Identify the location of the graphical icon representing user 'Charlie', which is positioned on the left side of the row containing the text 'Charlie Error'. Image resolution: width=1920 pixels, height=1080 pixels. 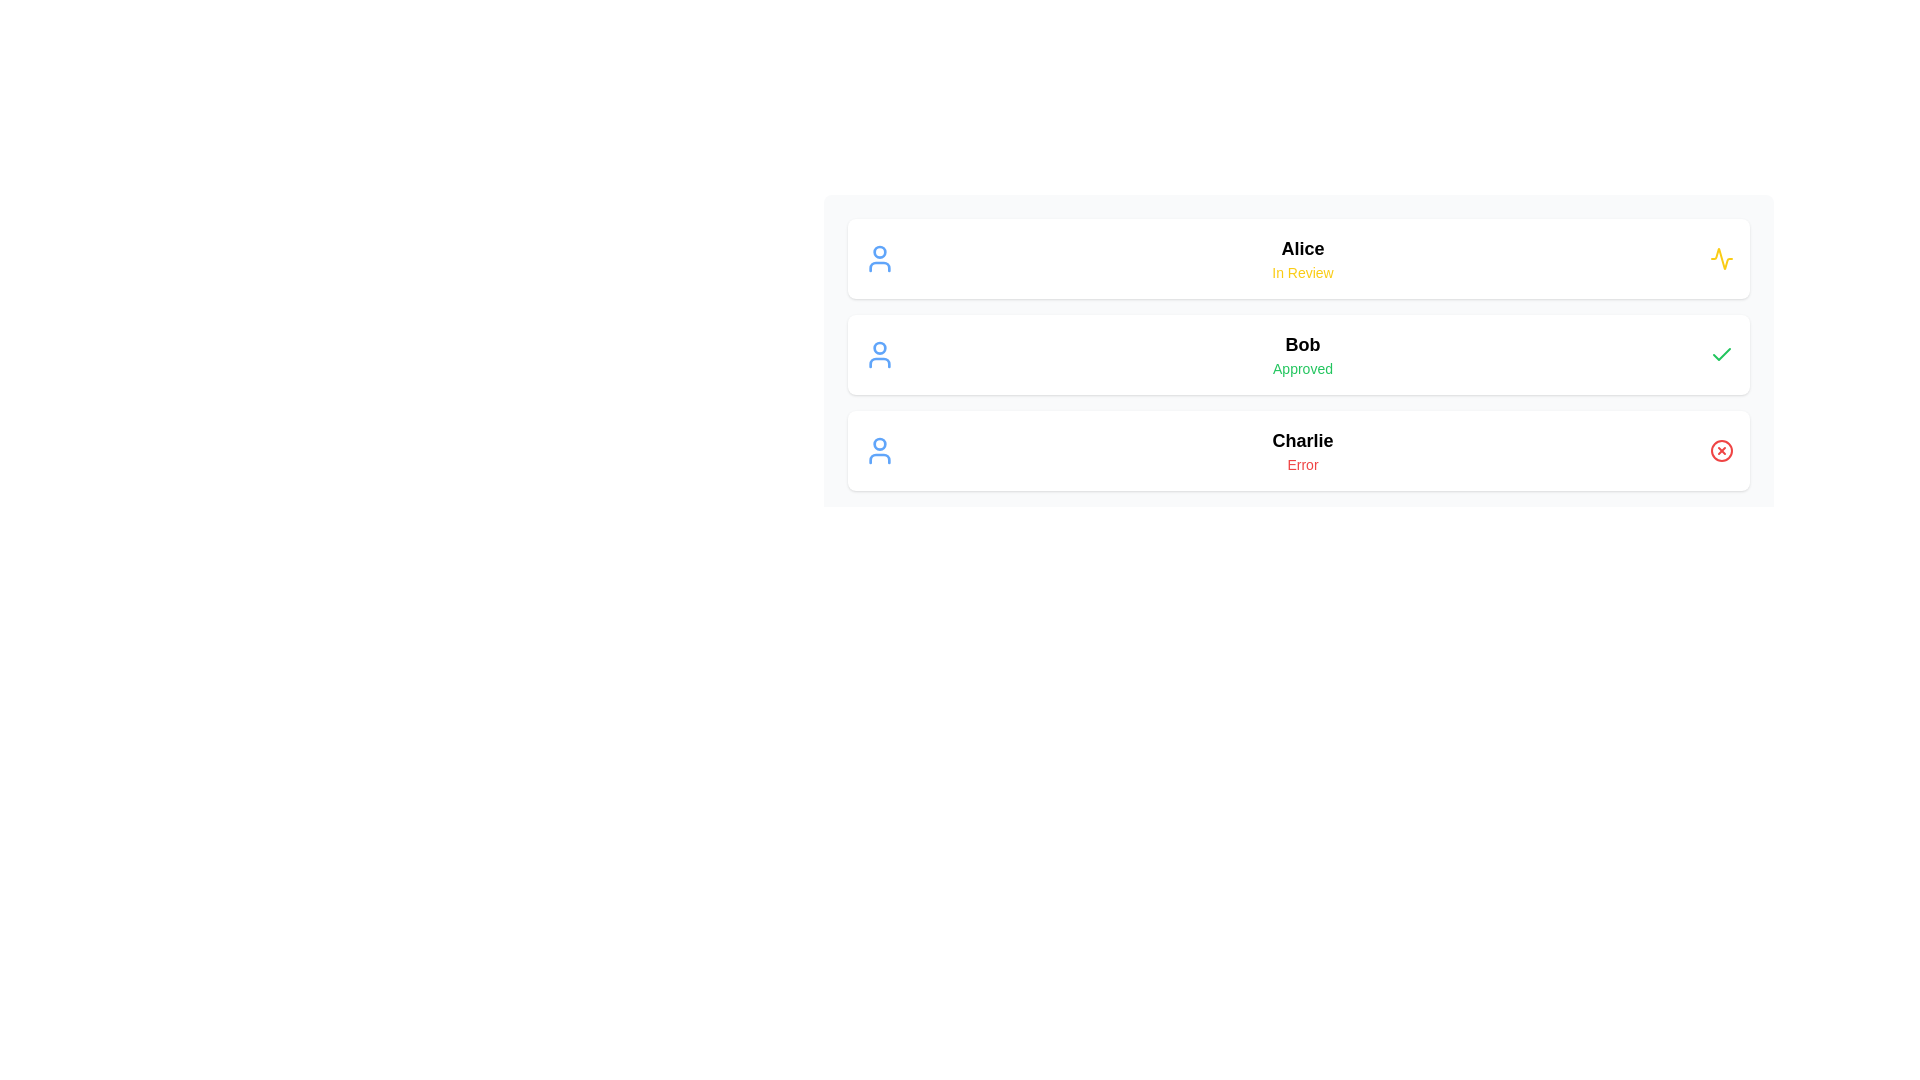
(879, 451).